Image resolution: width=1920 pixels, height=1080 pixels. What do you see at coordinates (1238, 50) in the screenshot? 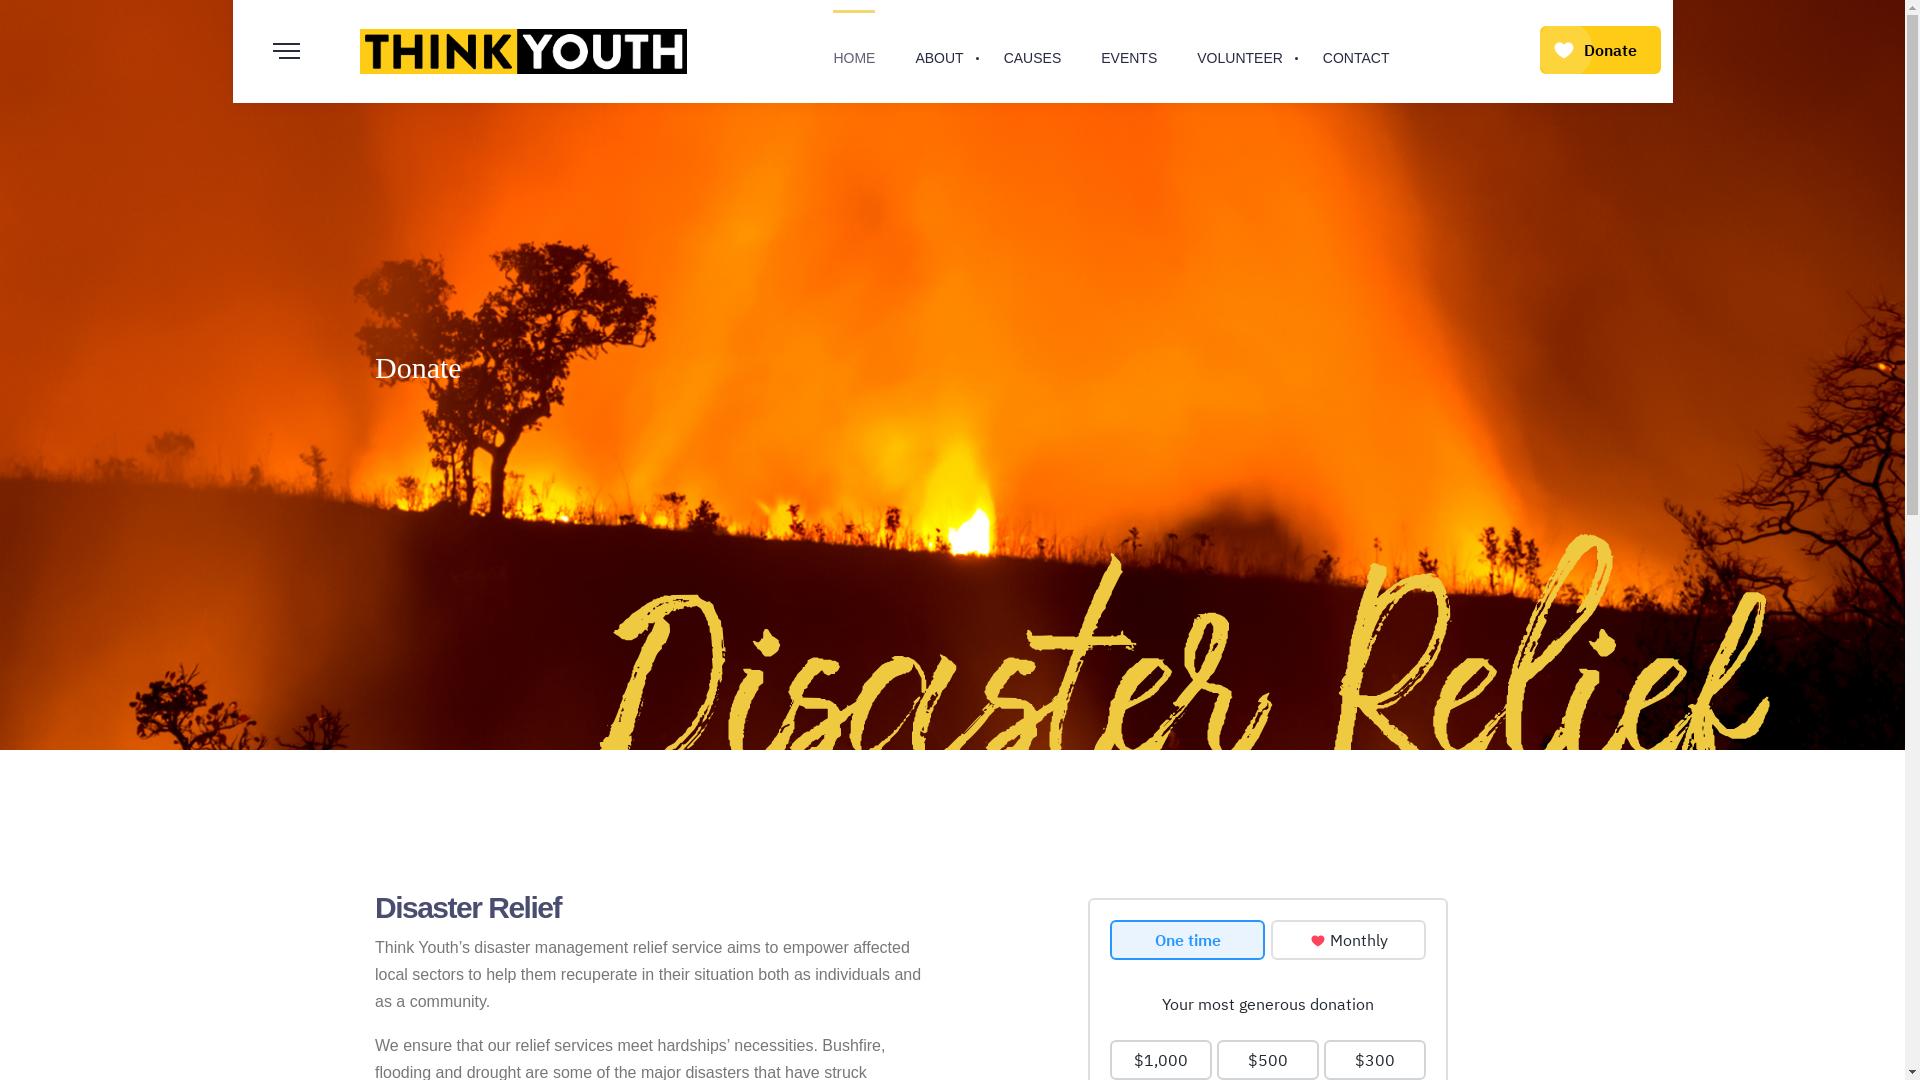
I see `'VOLUNTEER'` at bounding box center [1238, 50].